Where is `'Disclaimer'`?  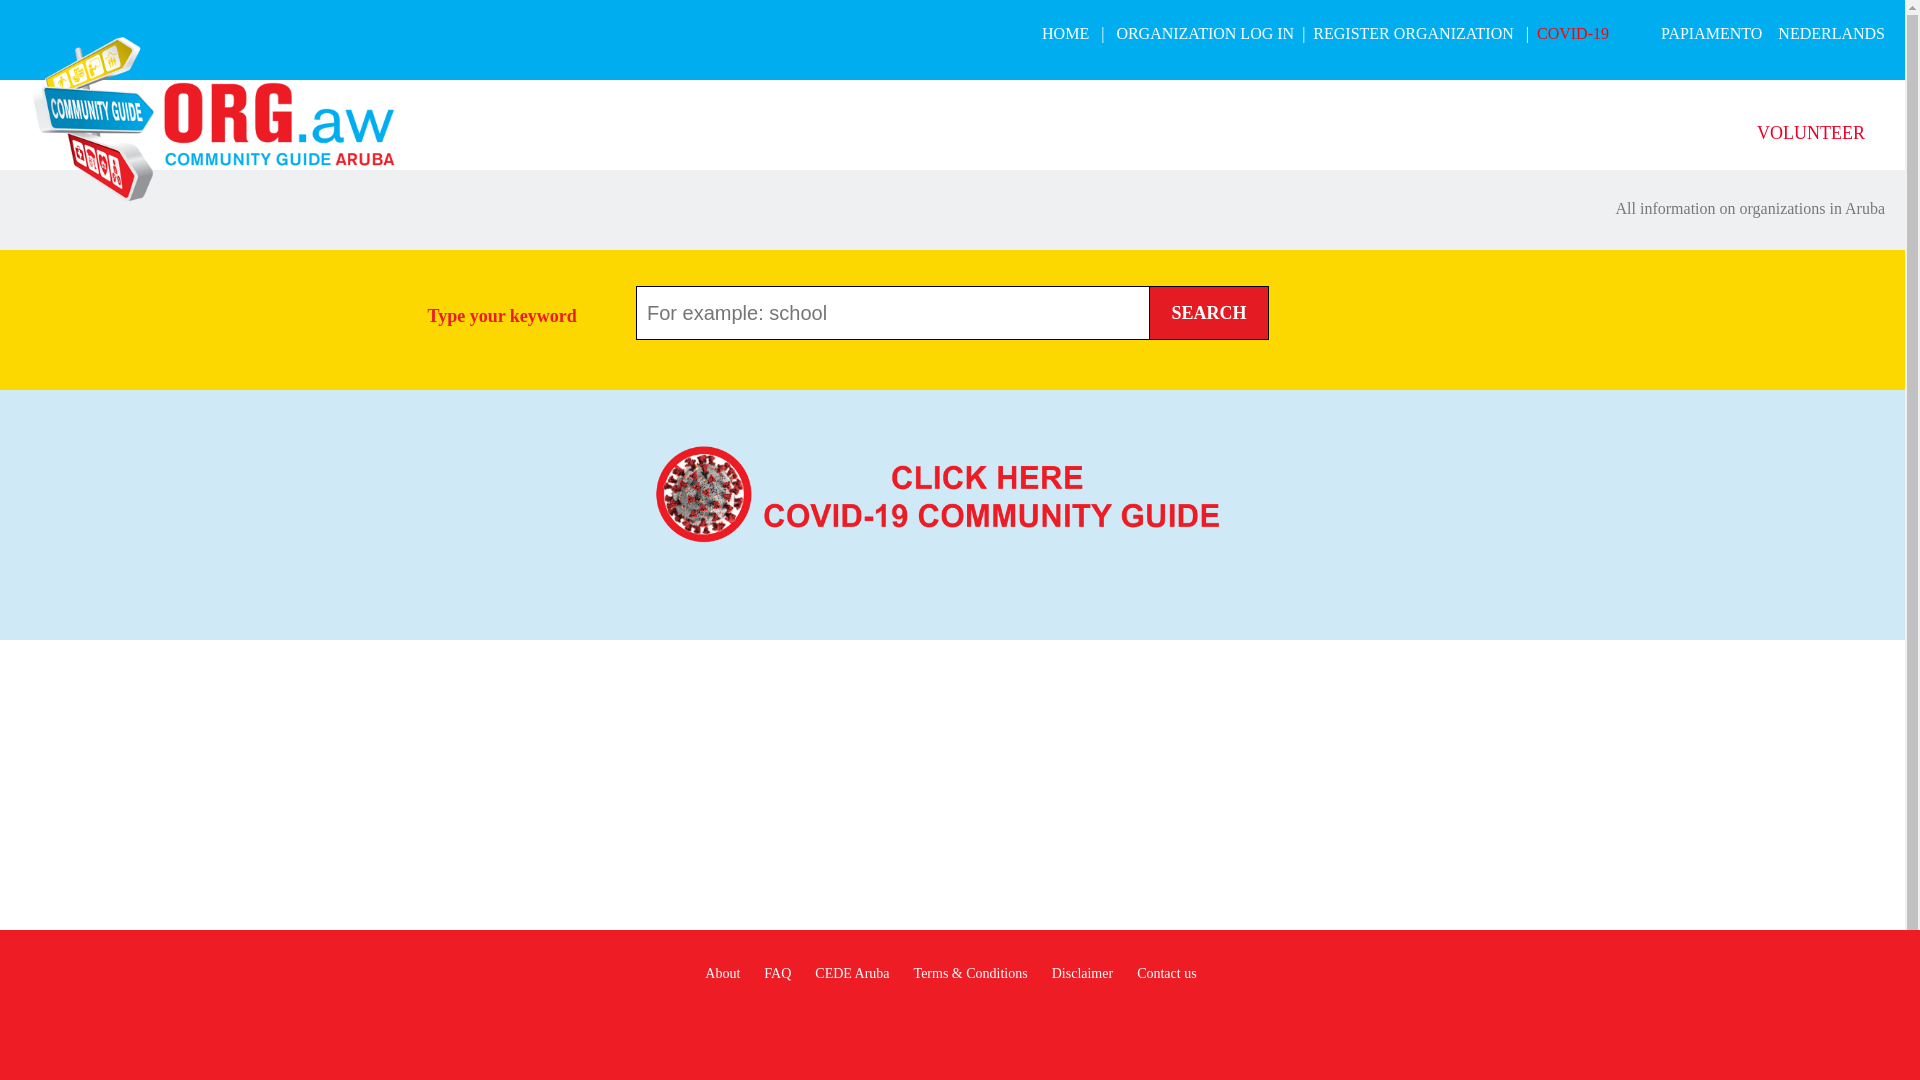
'Disclaimer' is located at coordinates (1081, 972).